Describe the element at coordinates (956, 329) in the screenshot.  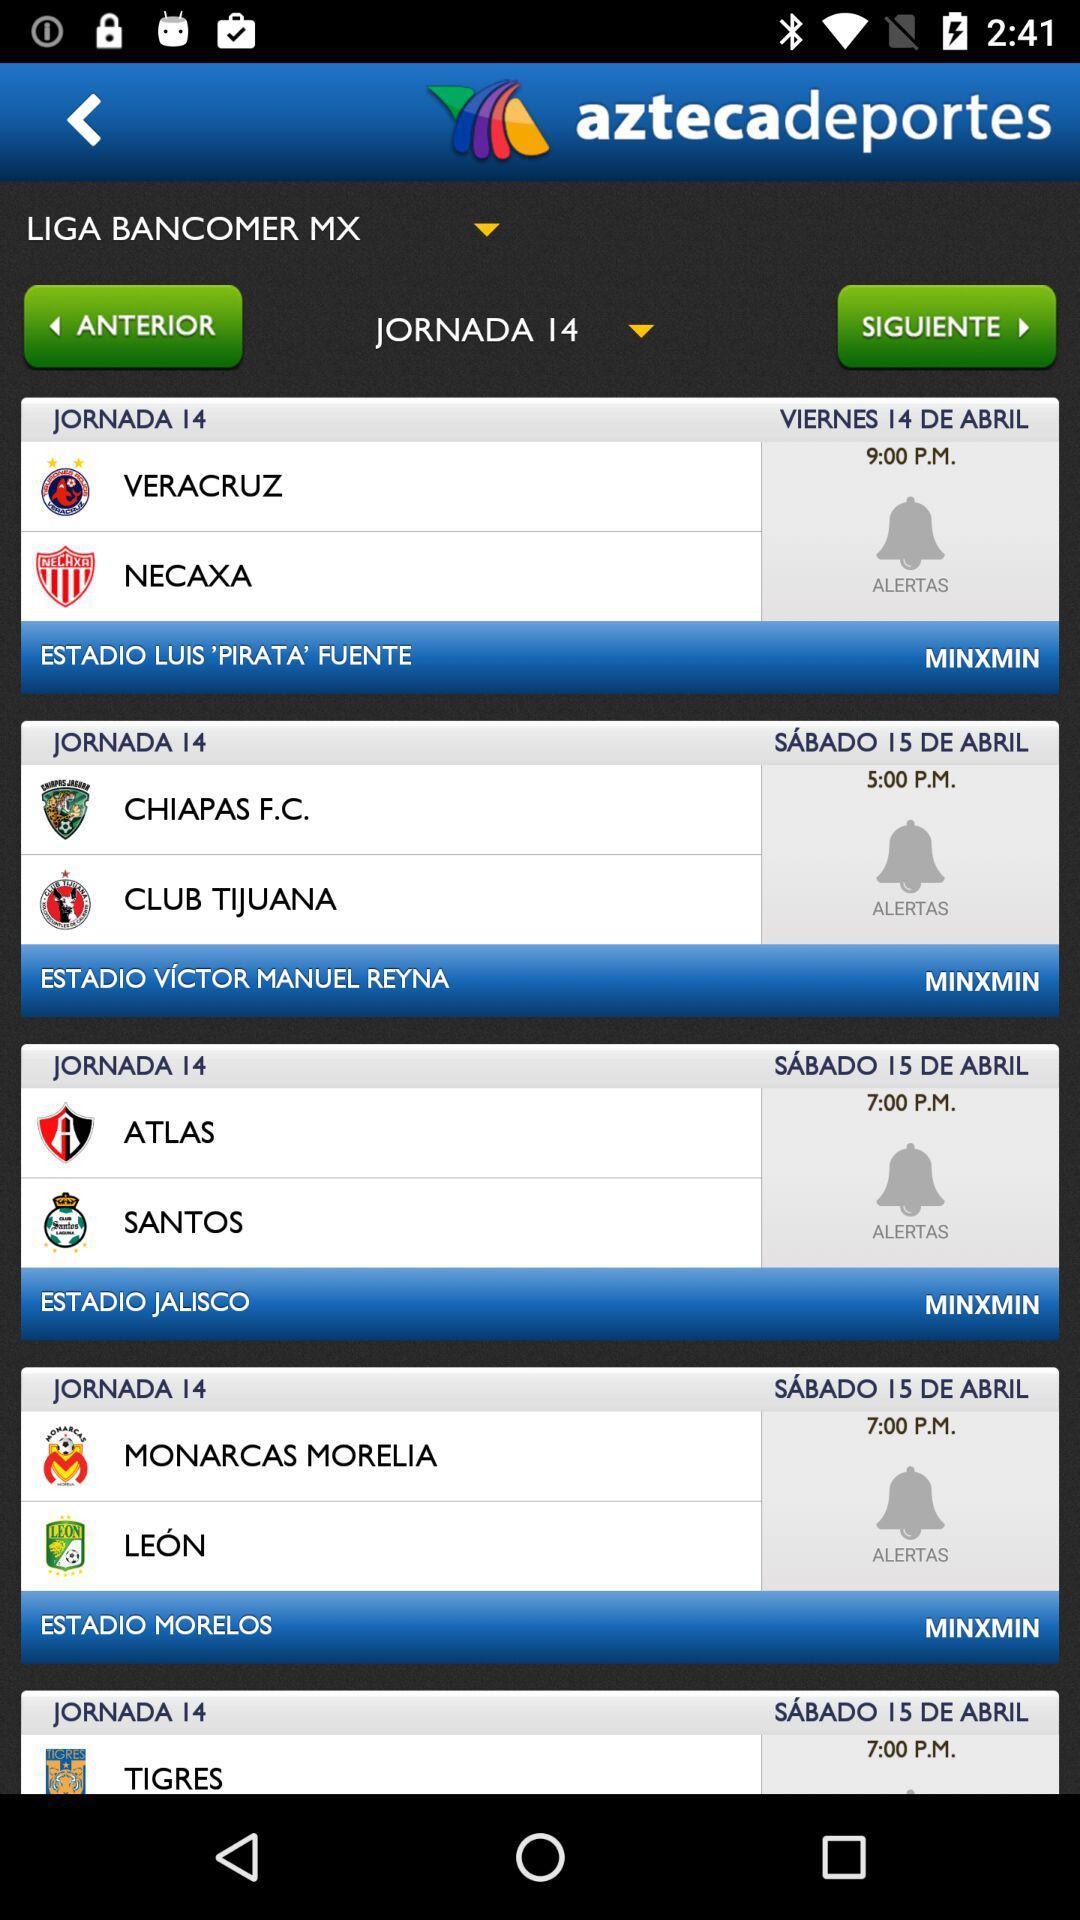
I see `next` at that location.